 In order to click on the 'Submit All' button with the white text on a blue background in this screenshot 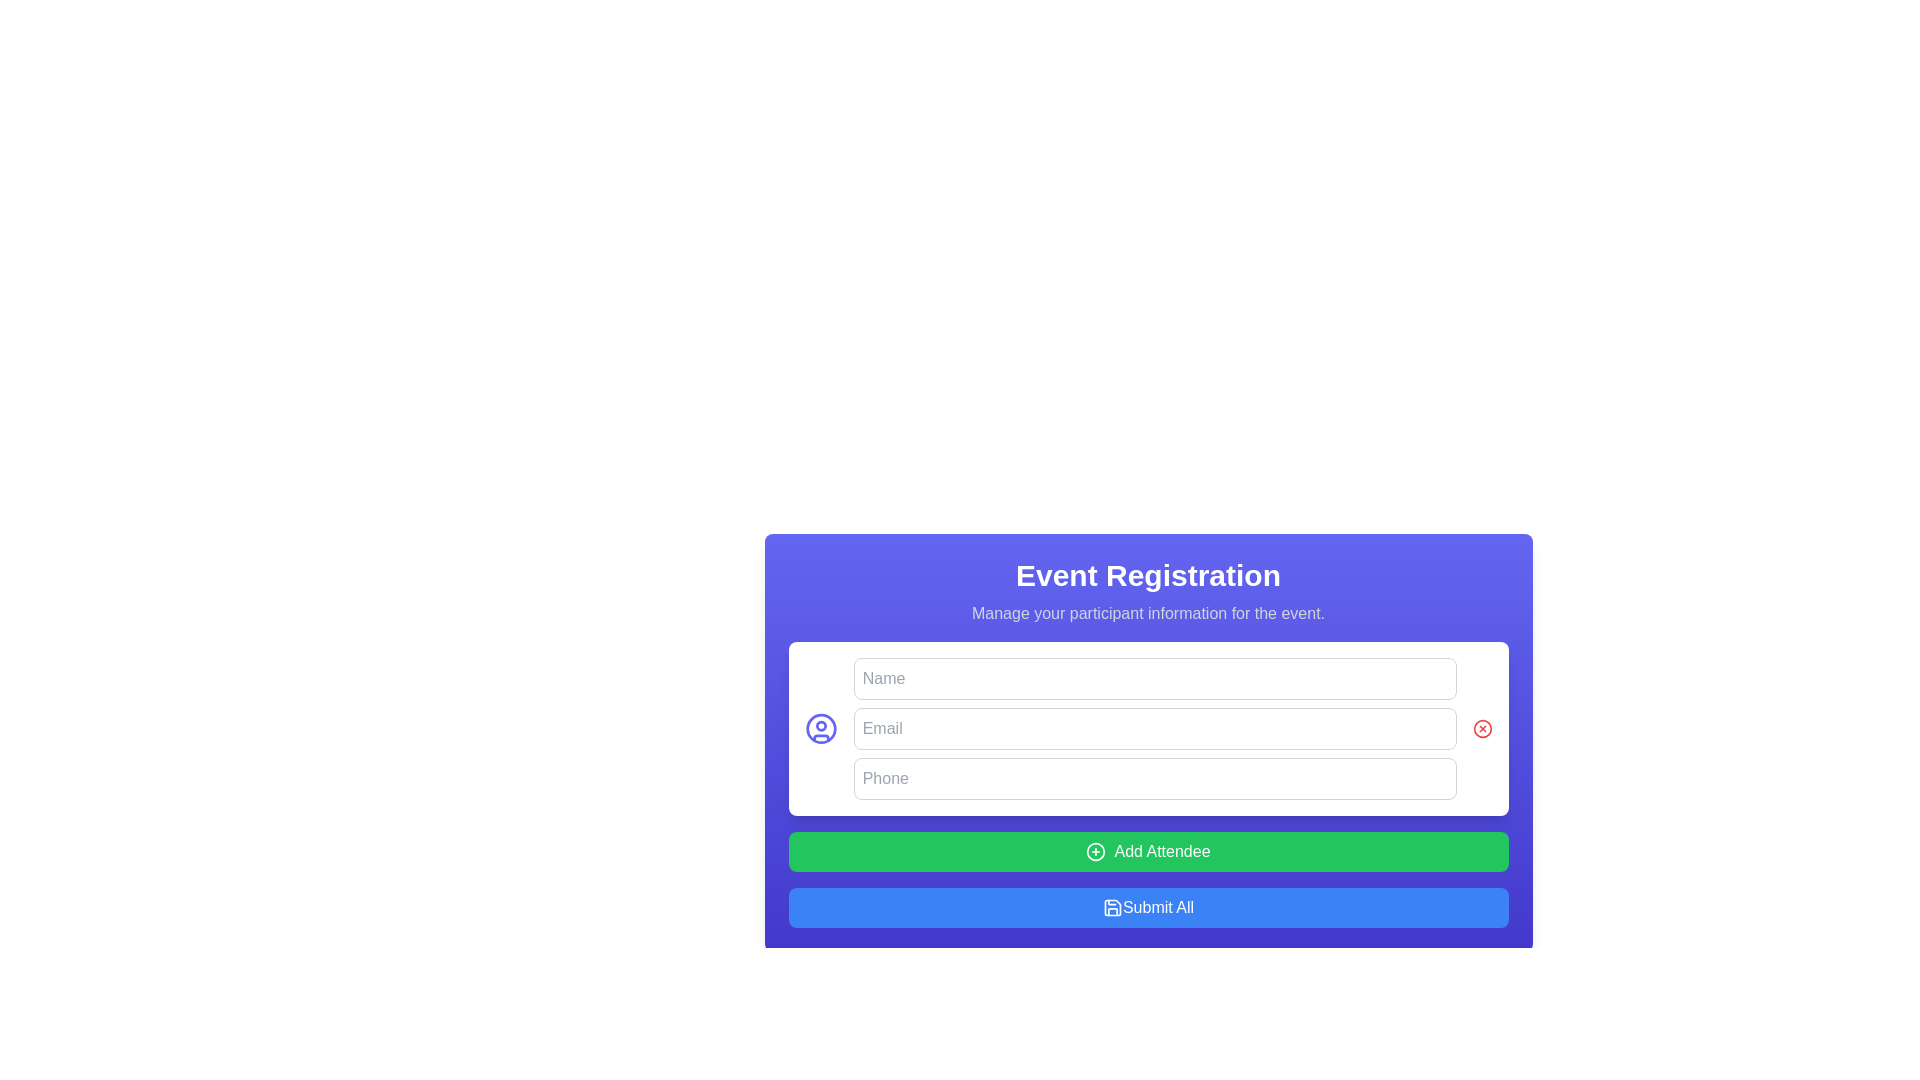, I will do `click(1158, 907)`.